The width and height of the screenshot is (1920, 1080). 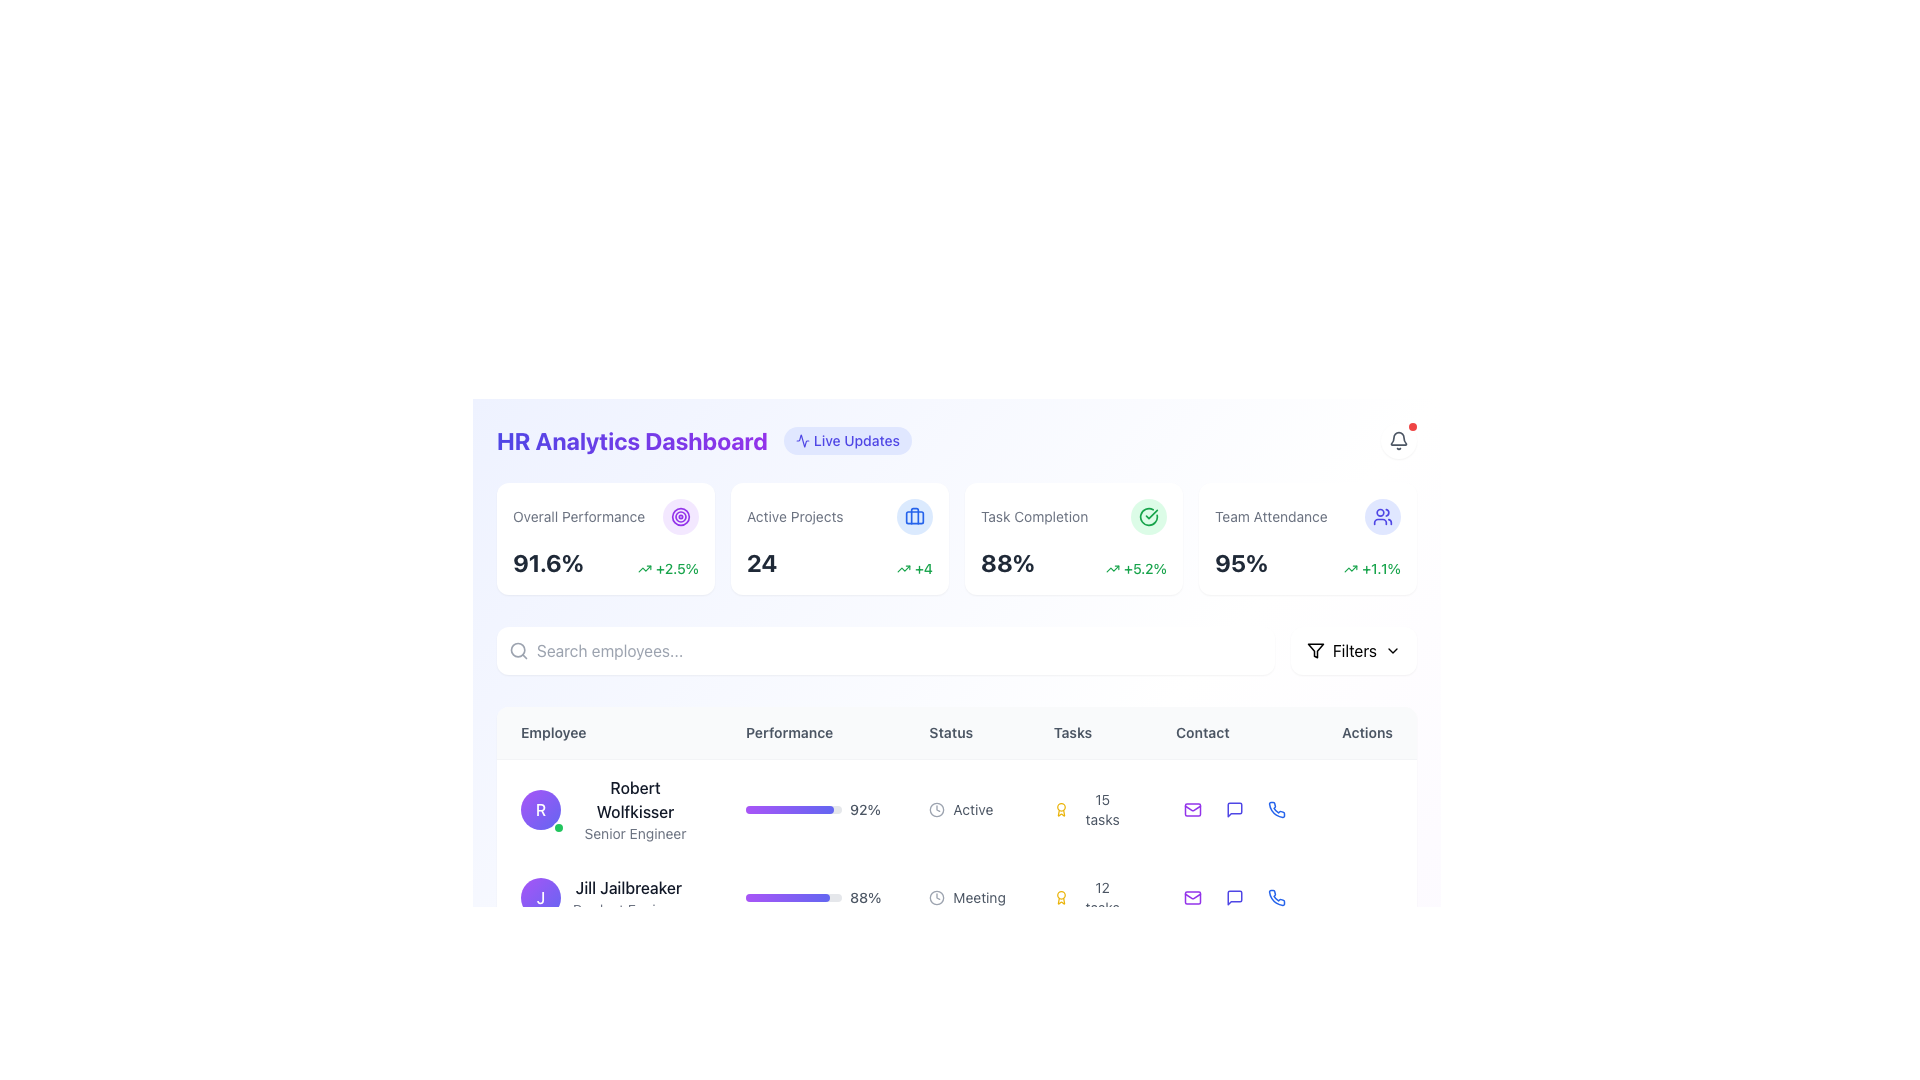 I want to click on the numeric indication with the trend symbol, which displays a green text reading '+4' accompanied by an upward green arrow icon, located in the third information card labeled 'Active Projects' in the dashboard, so click(x=914, y=569).